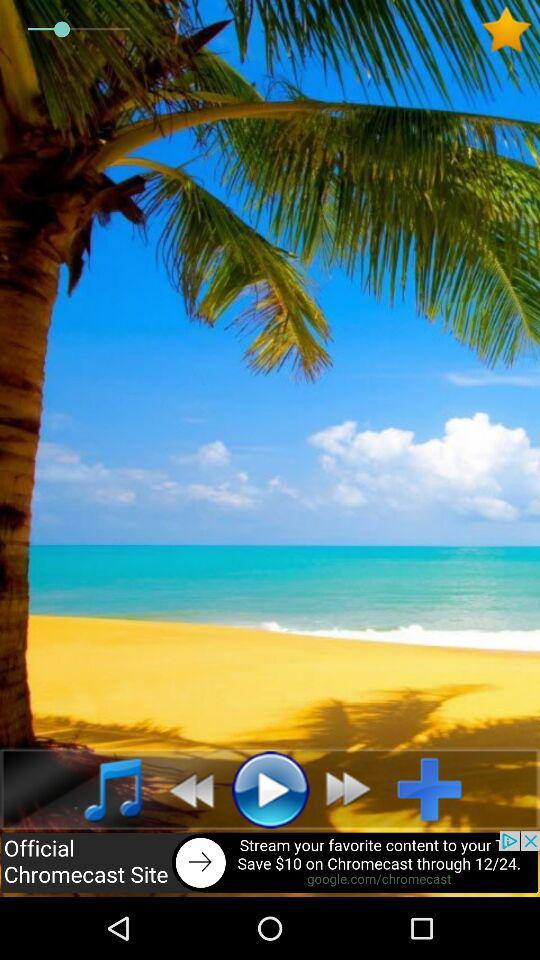  What do you see at coordinates (185, 789) in the screenshot?
I see `bach option` at bounding box center [185, 789].